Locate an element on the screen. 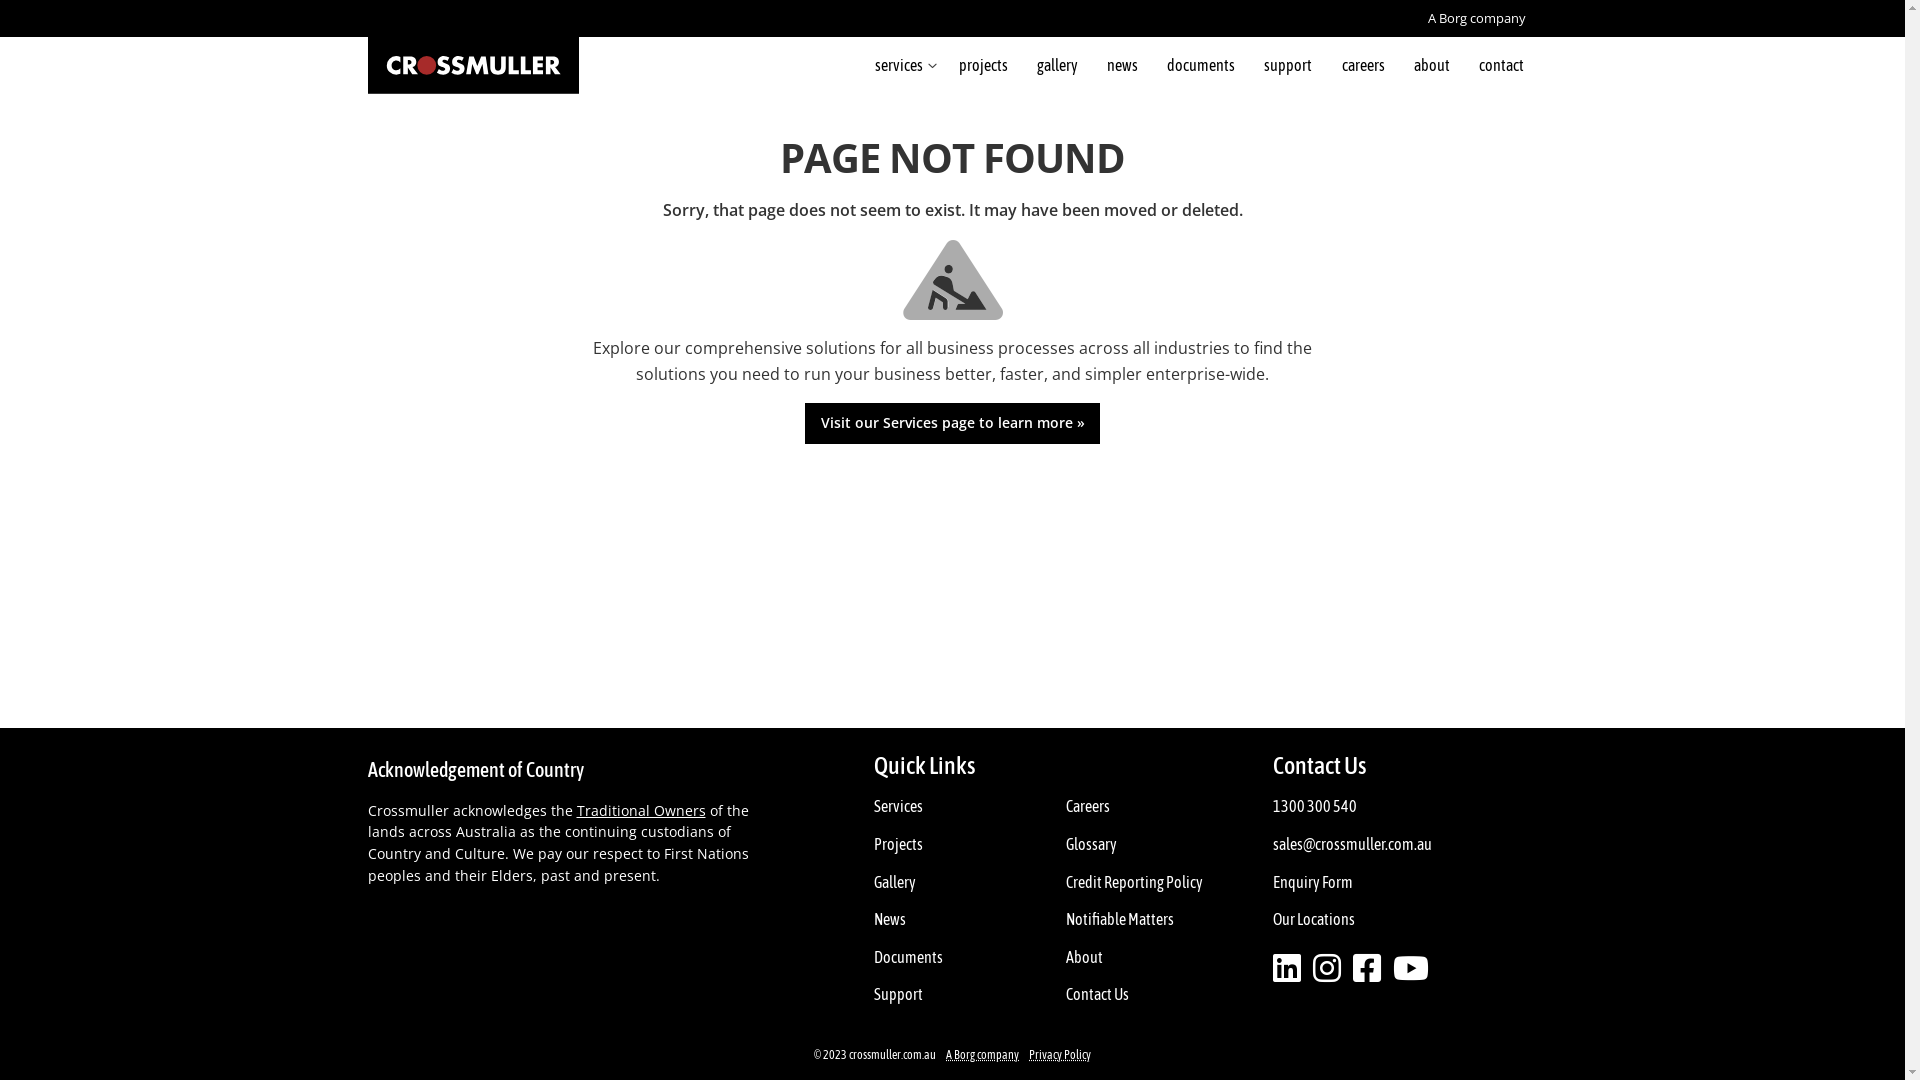  'sales@crossmuller.com.au' is located at coordinates (1266, 844).